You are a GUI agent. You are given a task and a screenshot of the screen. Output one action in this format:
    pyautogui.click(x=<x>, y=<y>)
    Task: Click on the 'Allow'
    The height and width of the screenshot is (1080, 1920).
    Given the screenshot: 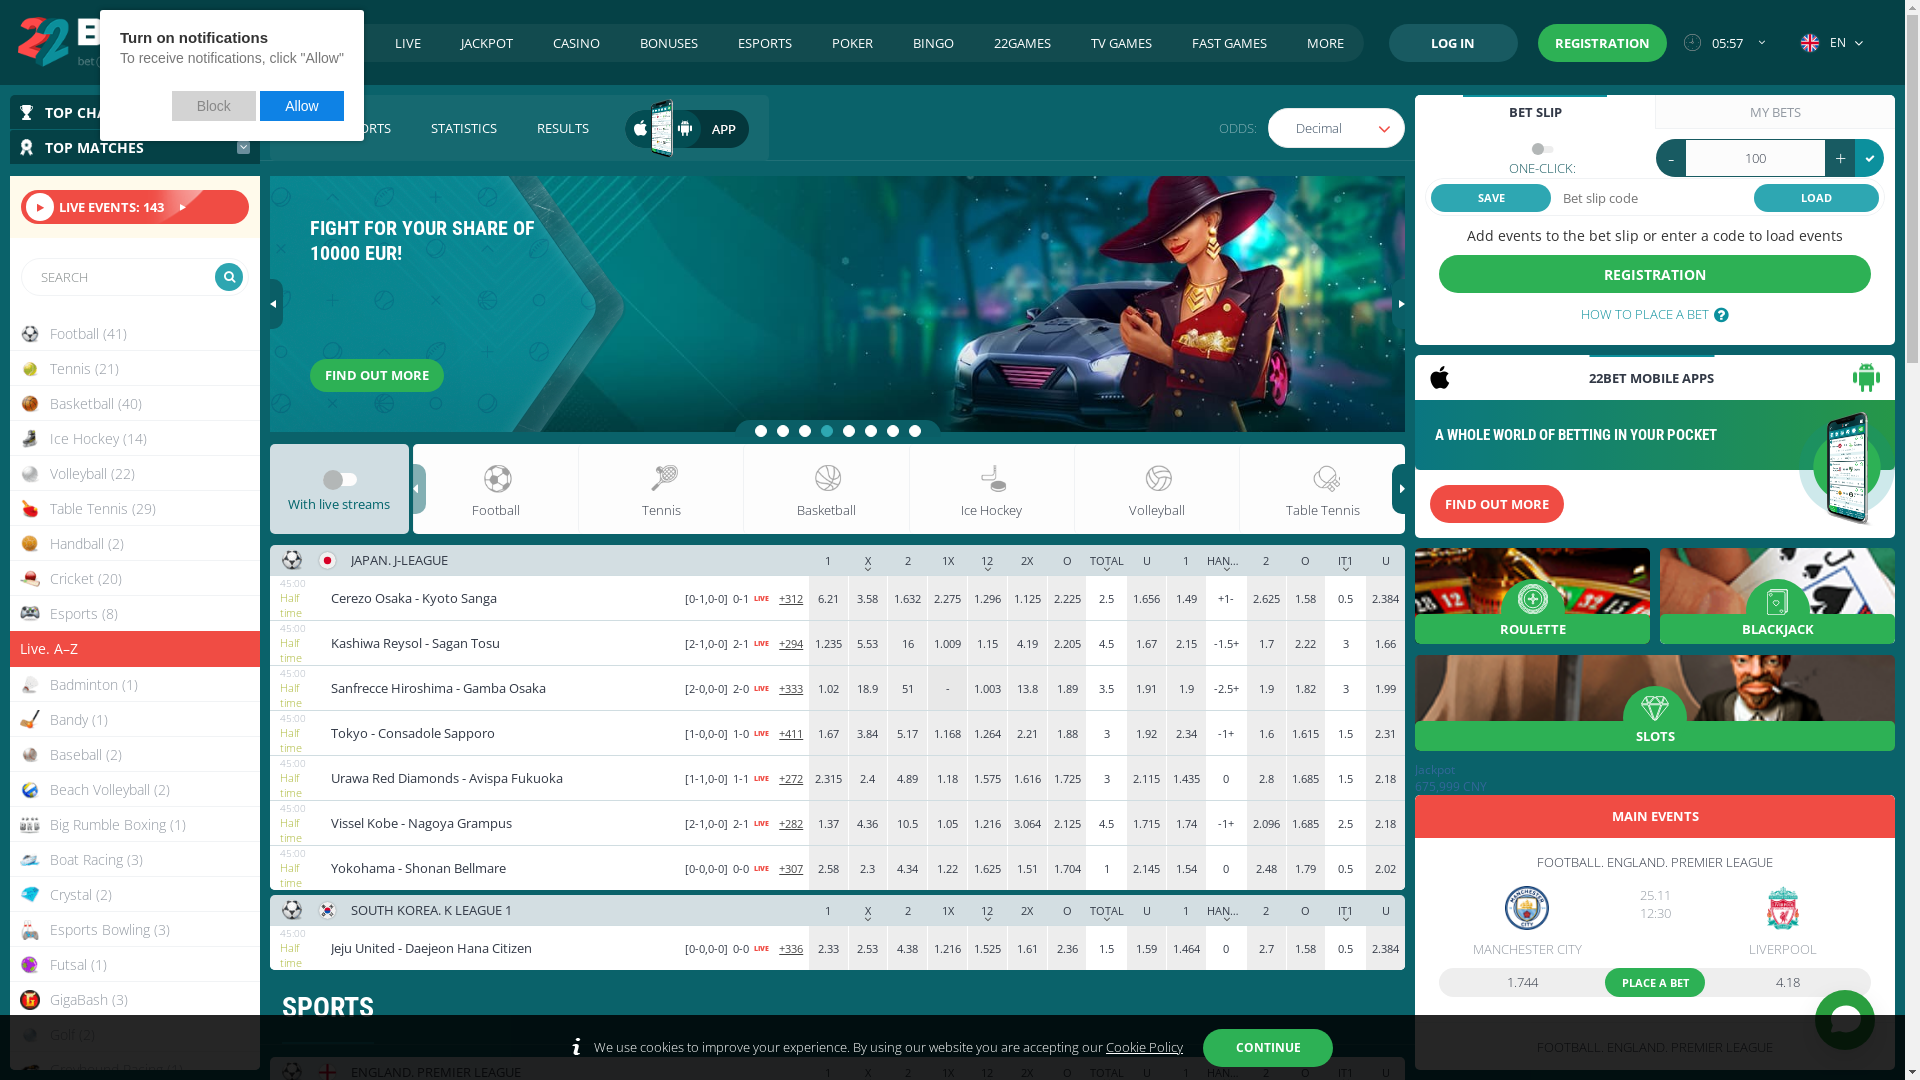 What is the action you would take?
    pyautogui.click(x=301, y=105)
    